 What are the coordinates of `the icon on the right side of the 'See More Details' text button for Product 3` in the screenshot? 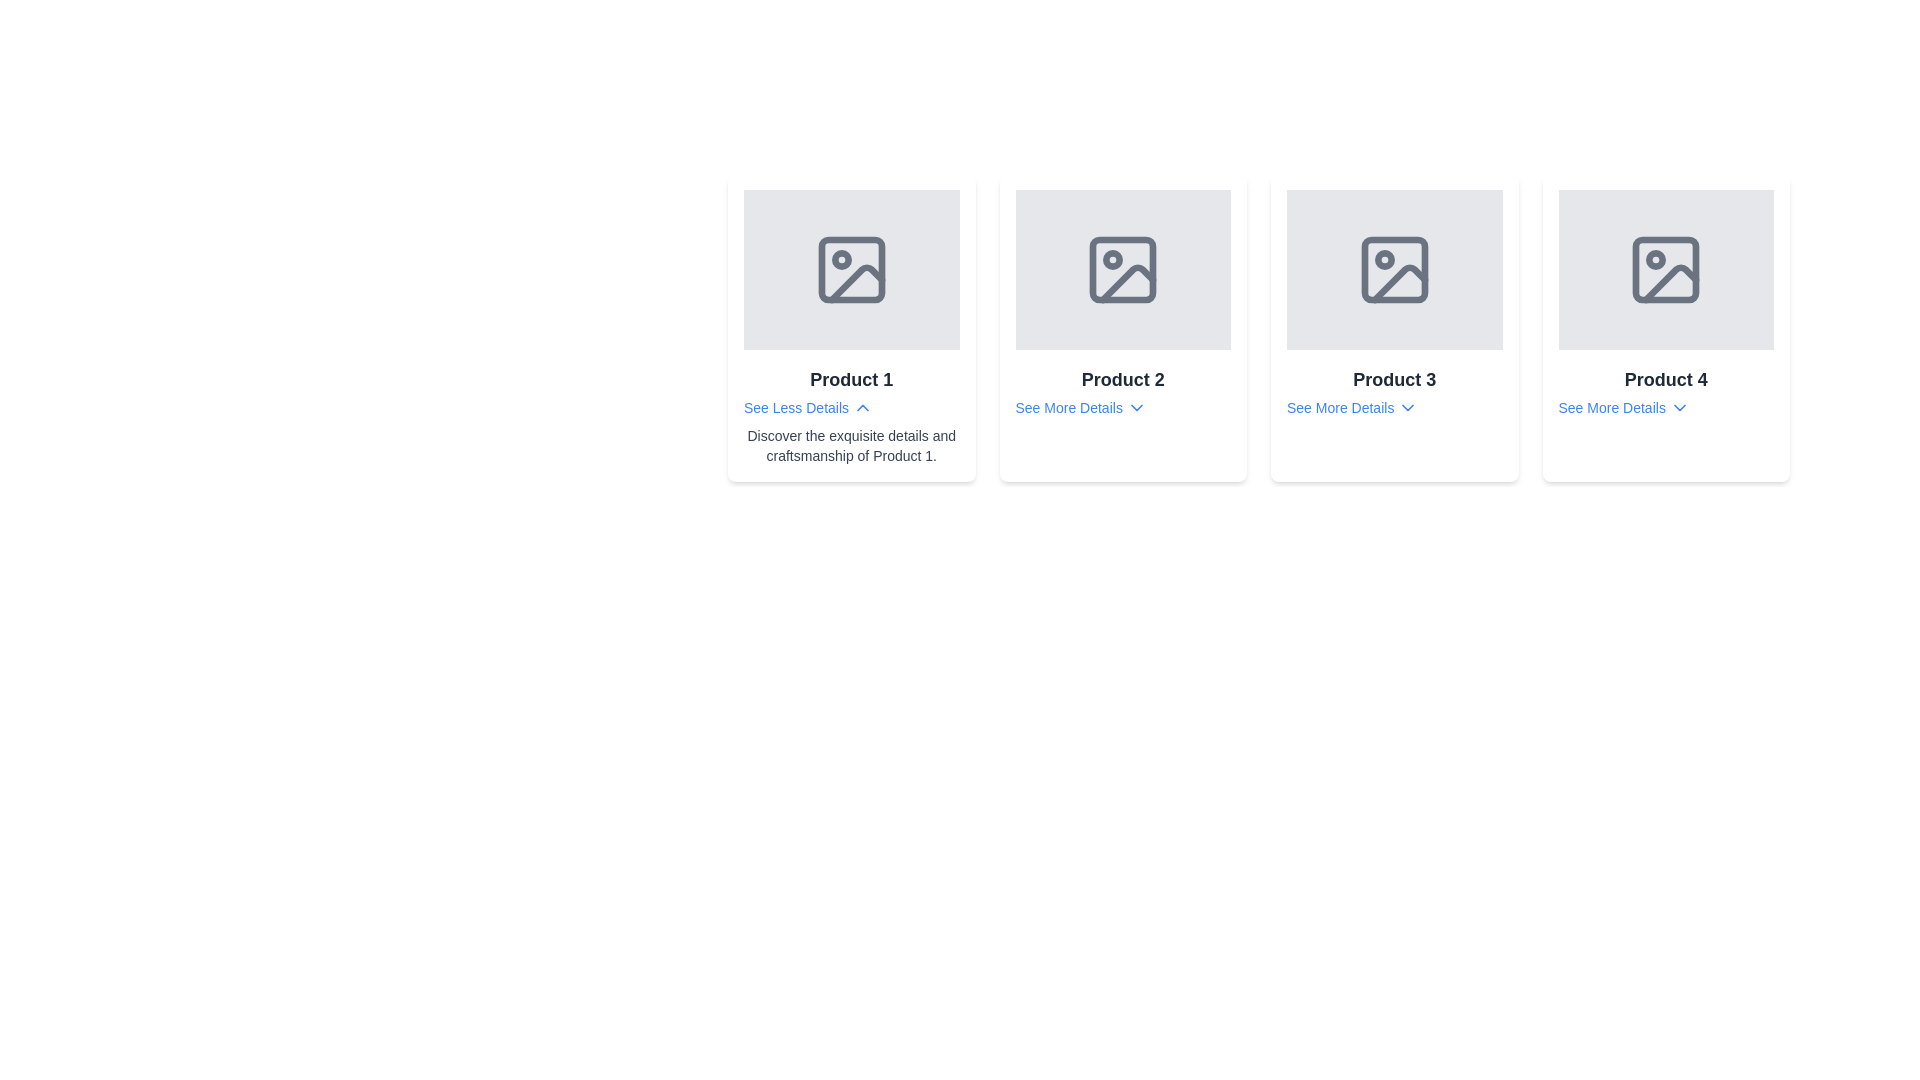 It's located at (1407, 407).